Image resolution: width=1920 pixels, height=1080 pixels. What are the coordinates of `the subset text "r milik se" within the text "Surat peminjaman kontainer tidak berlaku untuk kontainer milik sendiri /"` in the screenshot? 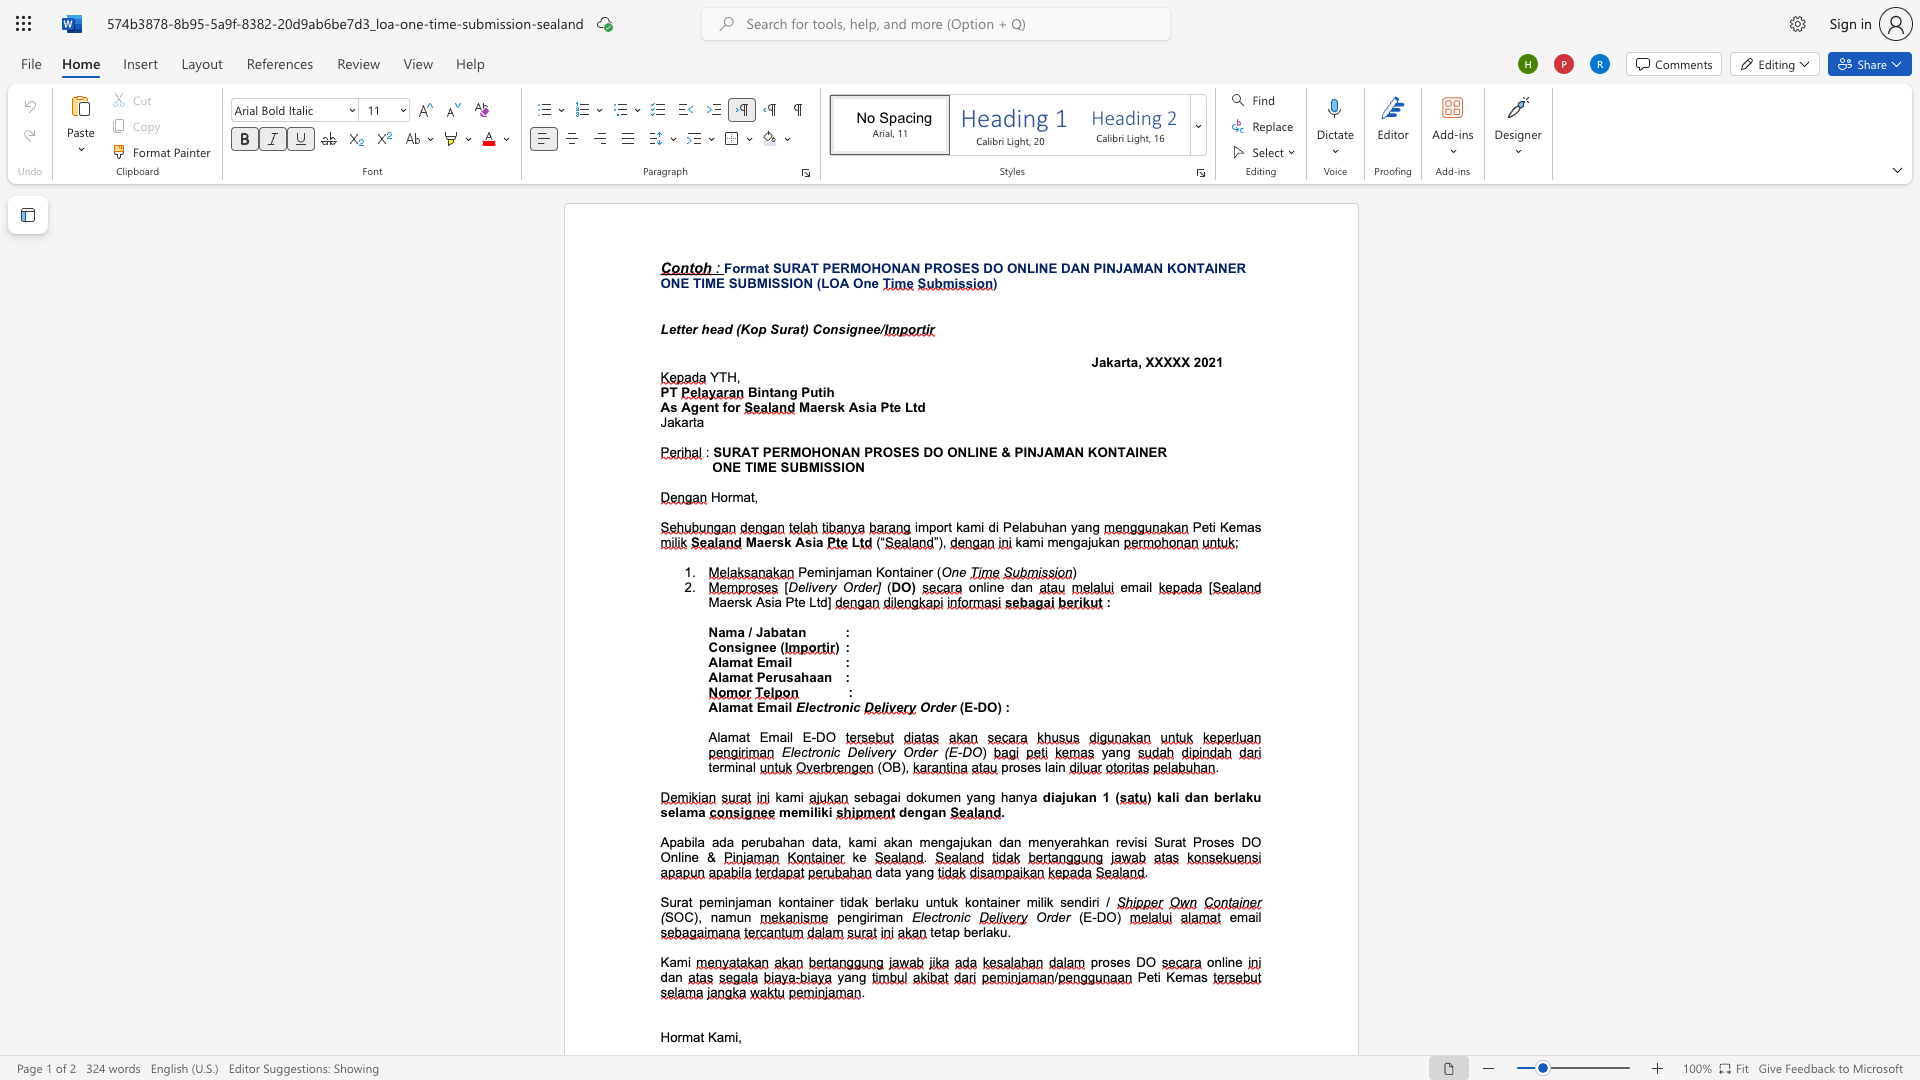 It's located at (1015, 902).